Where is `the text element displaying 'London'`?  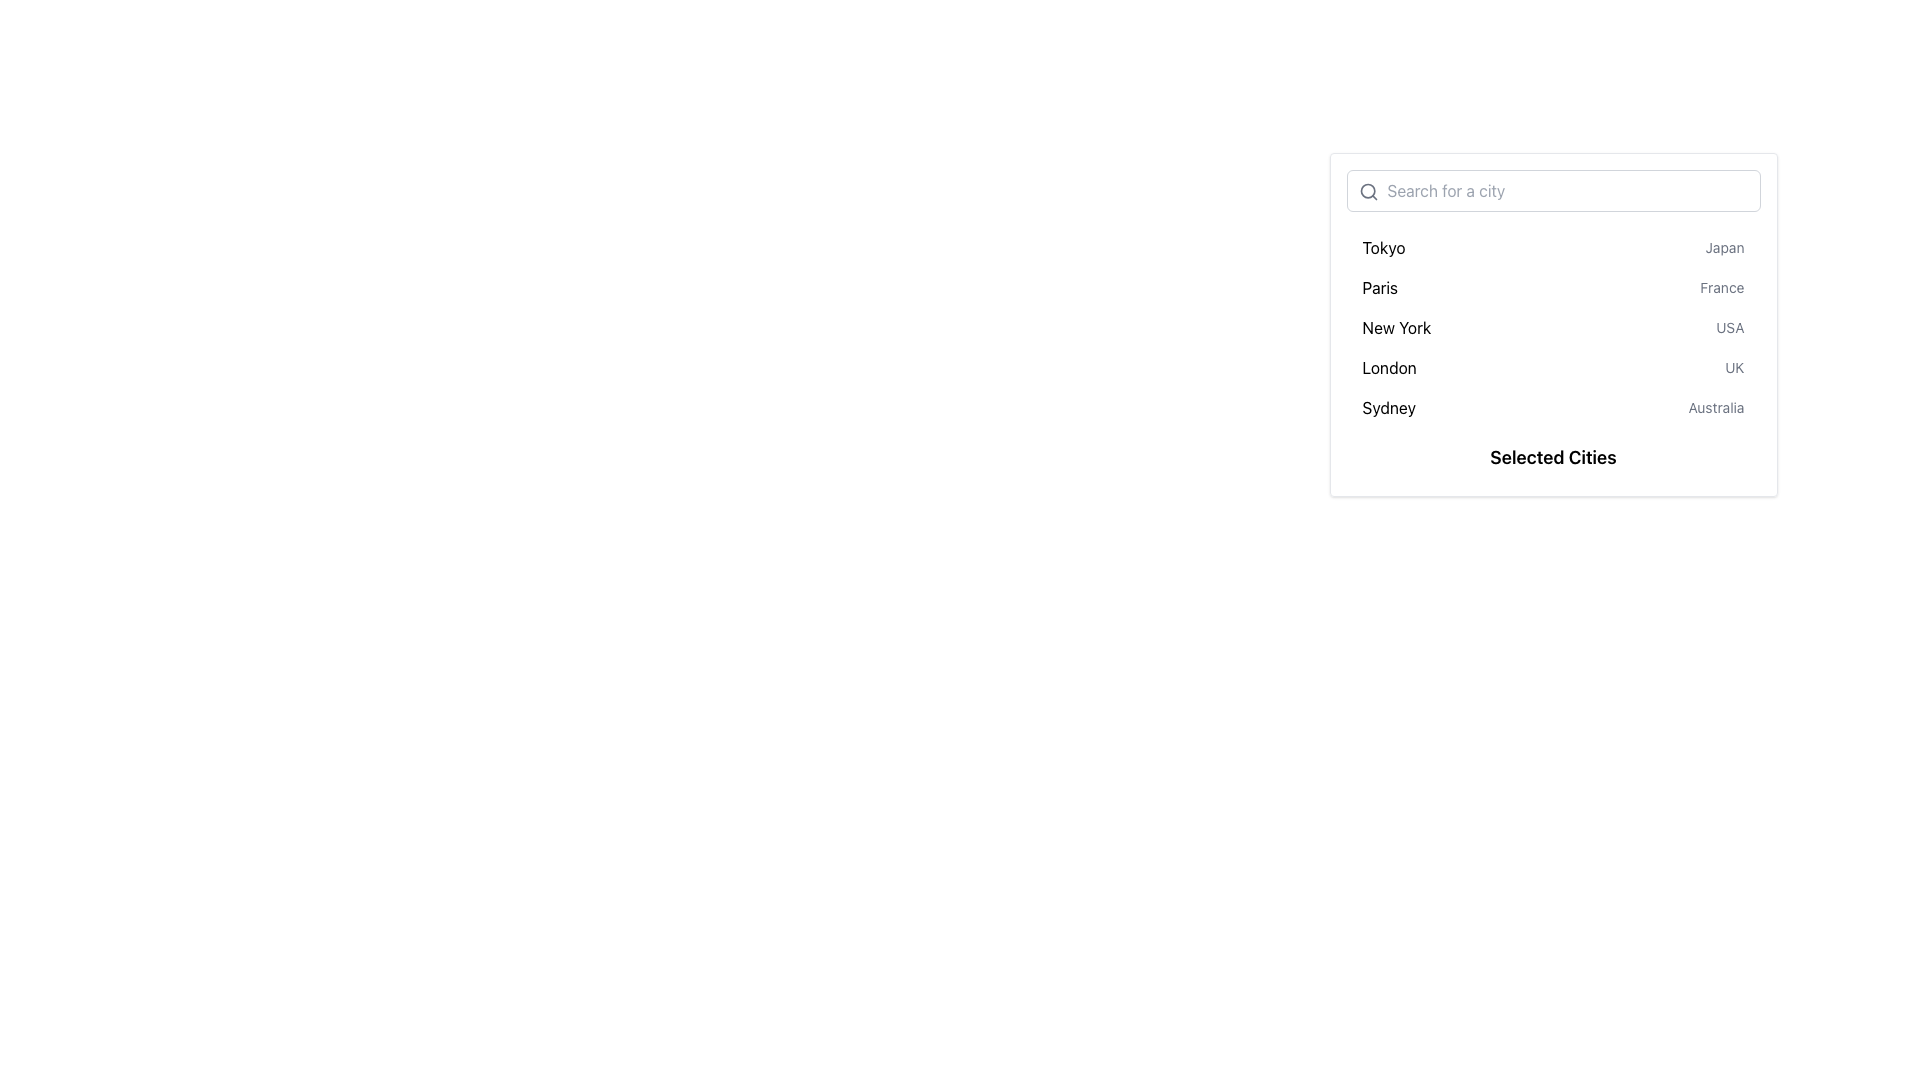 the text element displaying 'London' is located at coordinates (1388, 367).